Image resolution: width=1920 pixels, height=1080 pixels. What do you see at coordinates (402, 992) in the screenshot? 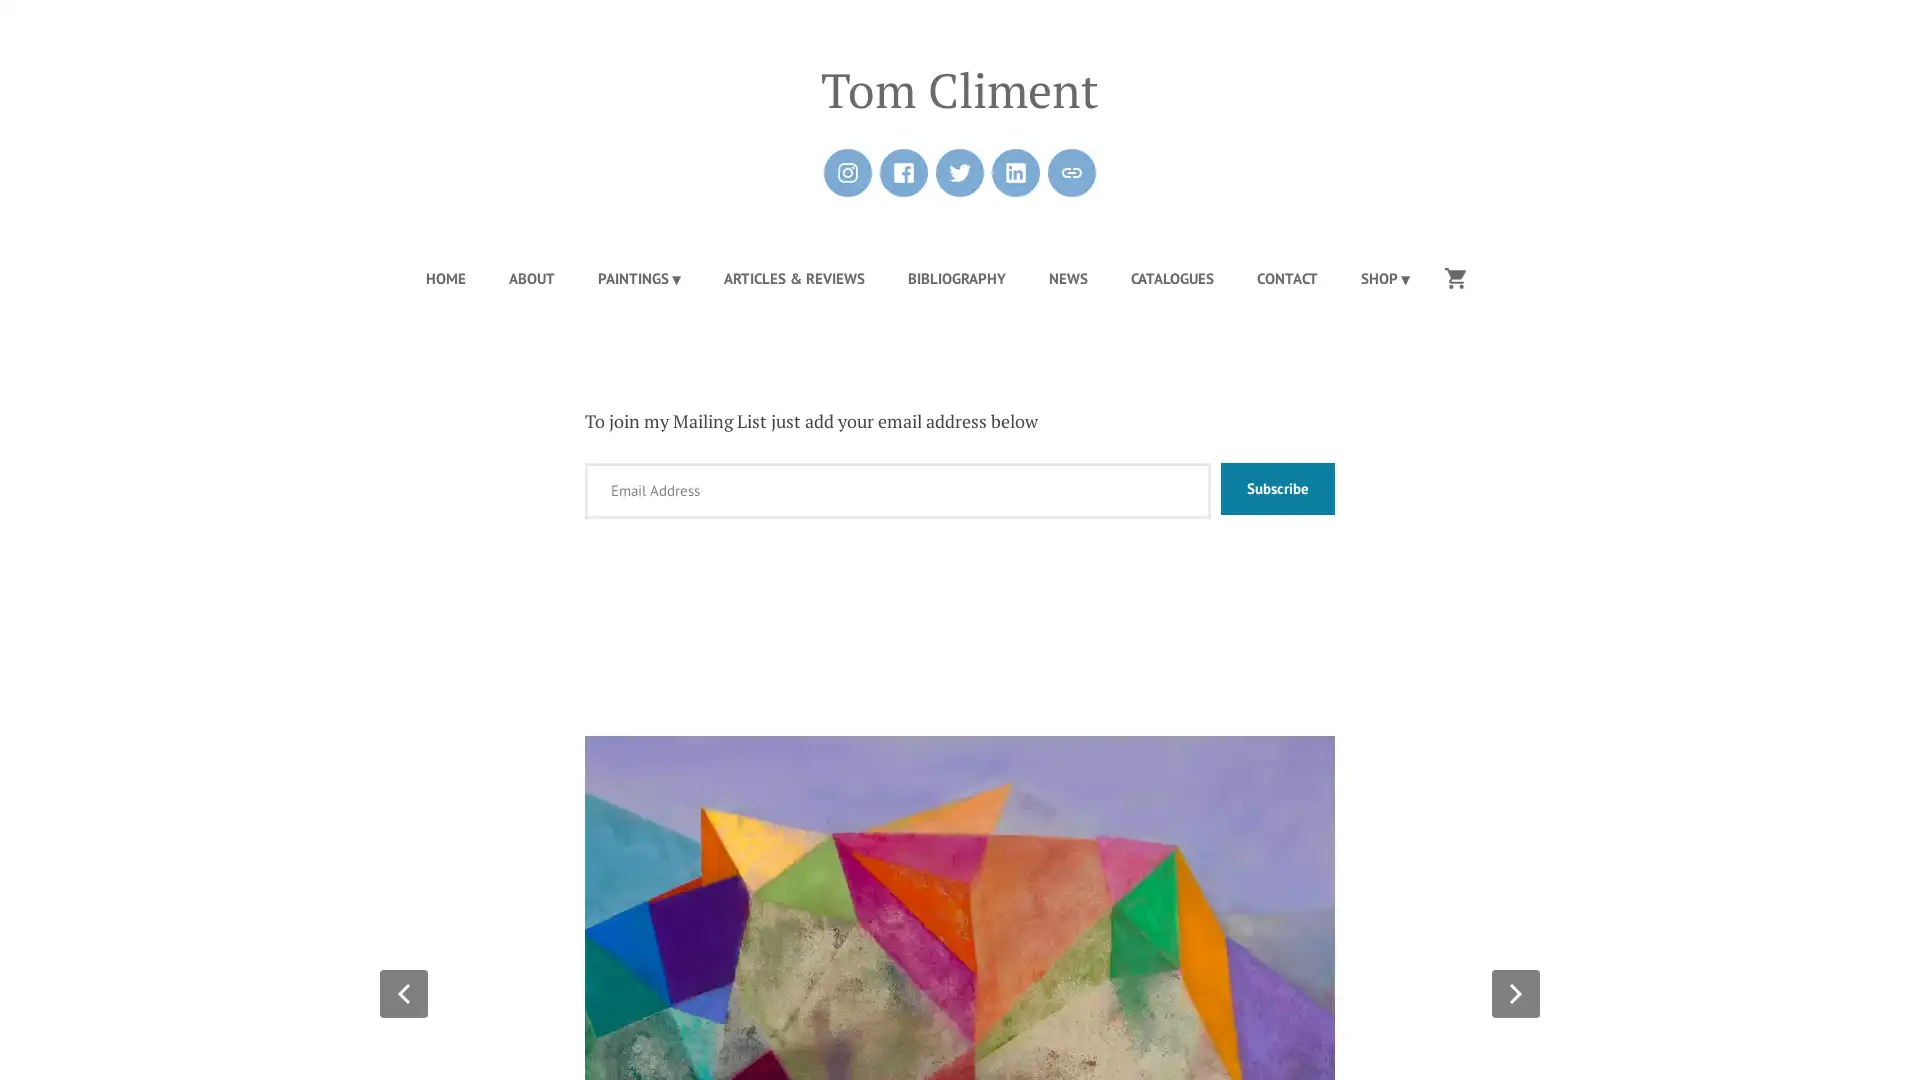
I see `Previous slide` at bounding box center [402, 992].